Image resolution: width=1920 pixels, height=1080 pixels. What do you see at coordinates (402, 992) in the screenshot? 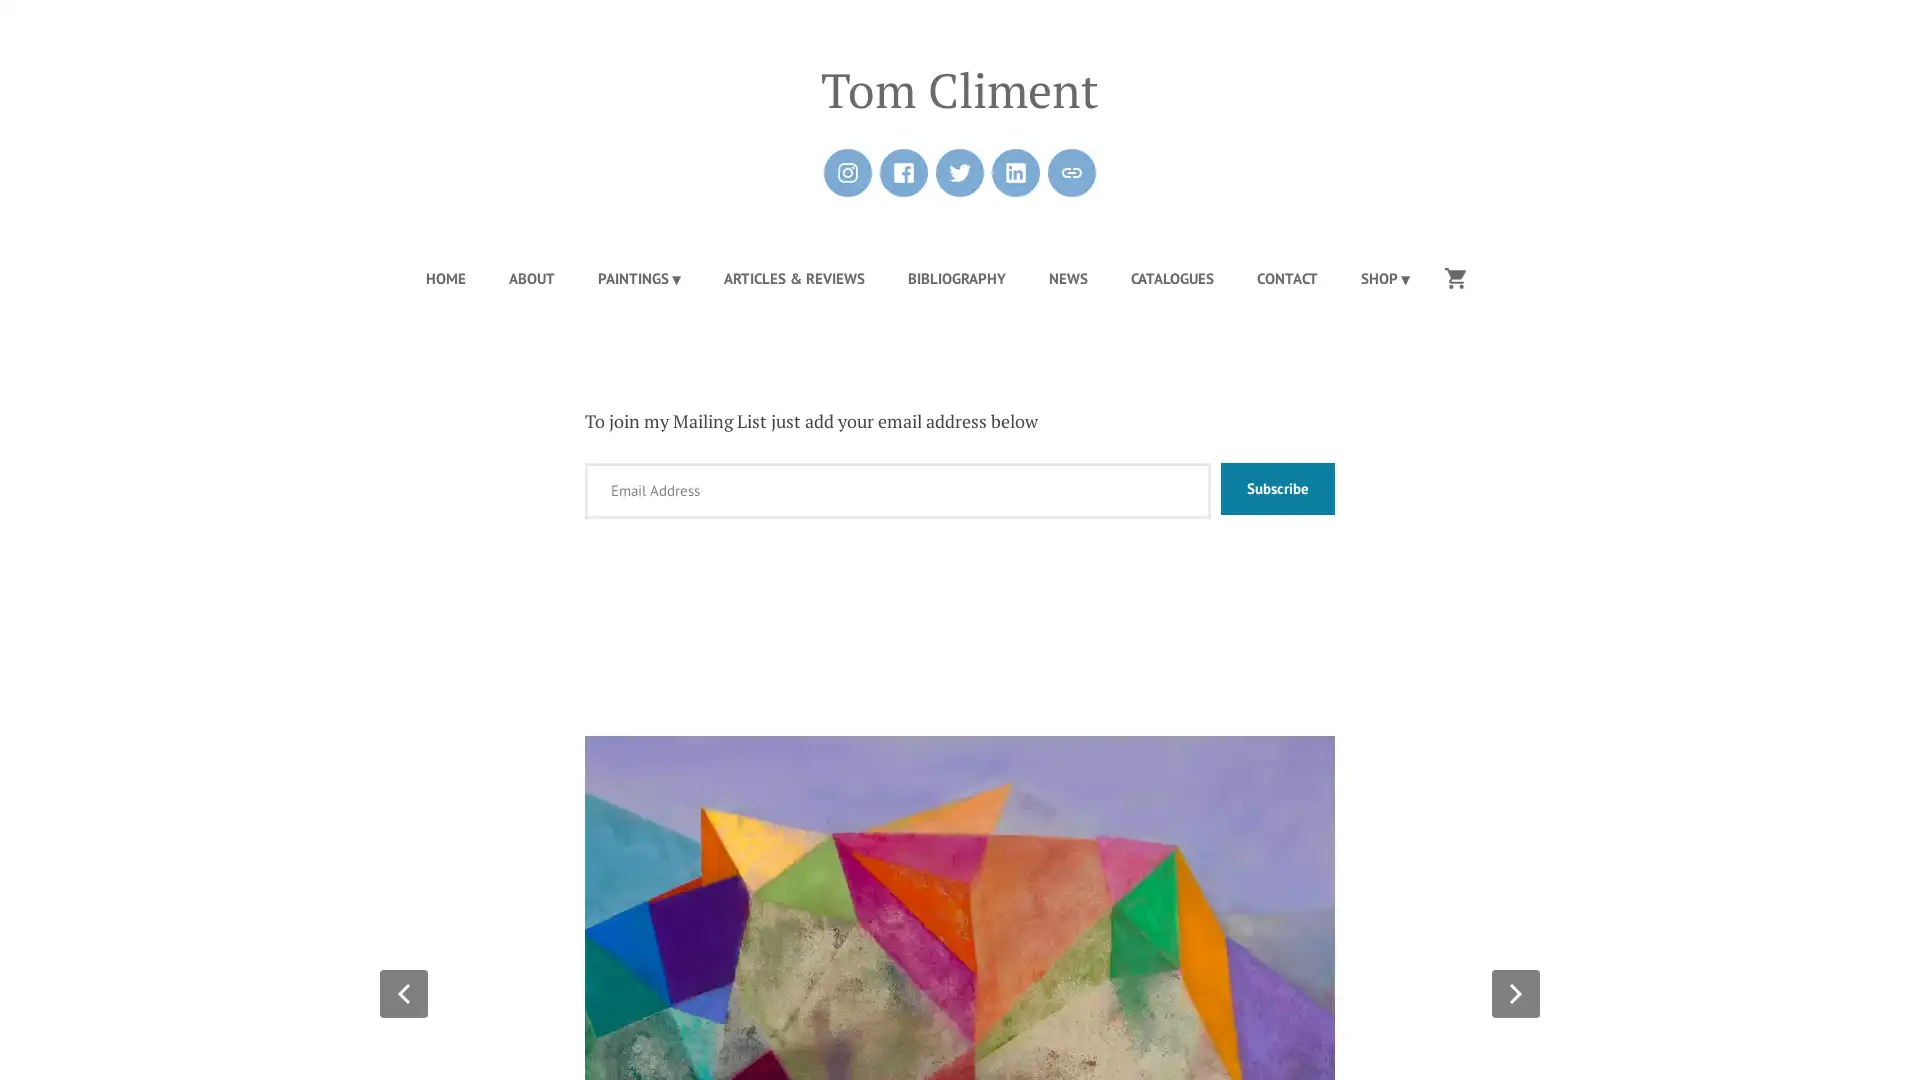
I see `Previous slide` at bounding box center [402, 992].